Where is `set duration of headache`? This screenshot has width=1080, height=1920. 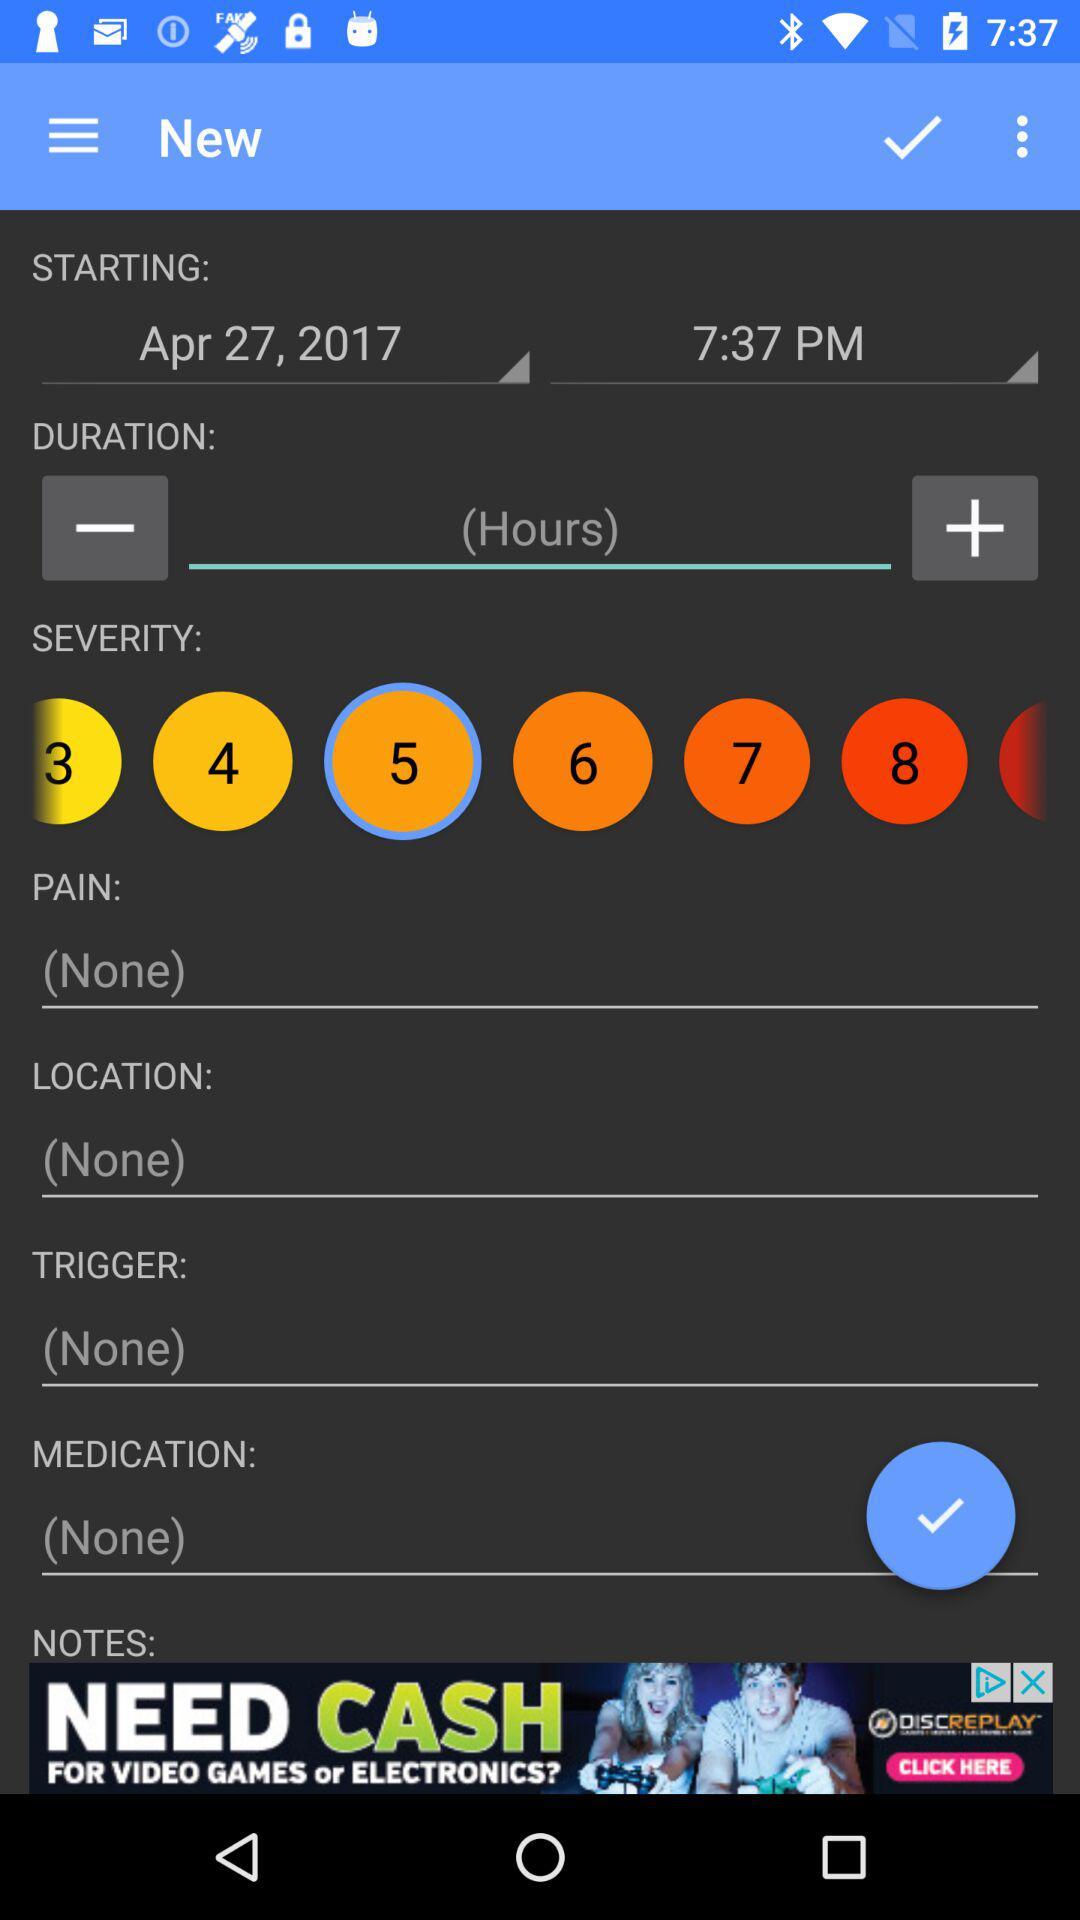 set duration of headache is located at coordinates (540, 528).